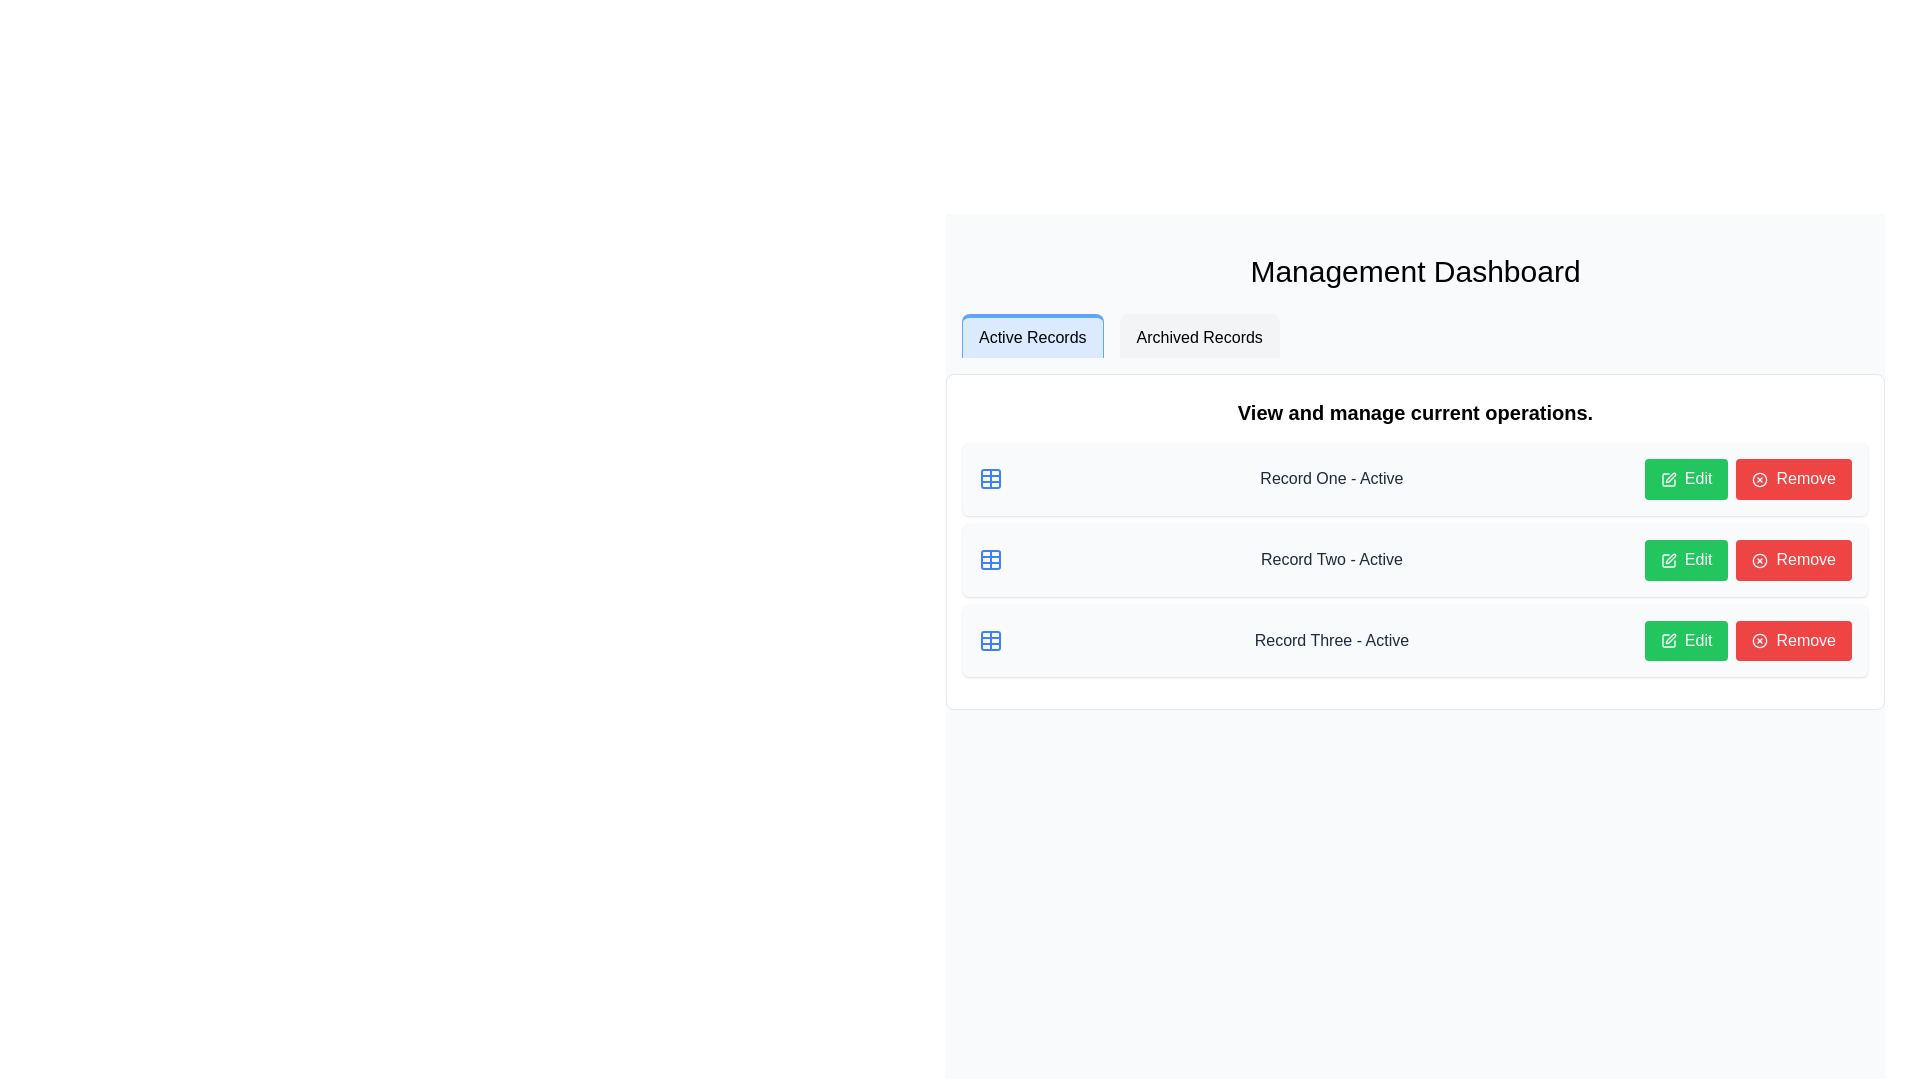 The width and height of the screenshot is (1920, 1080). I want to click on the circular icon representing the deletion action for the 'Remove' button associated with the third item in the list under 'View and manage current operations.', so click(1760, 641).